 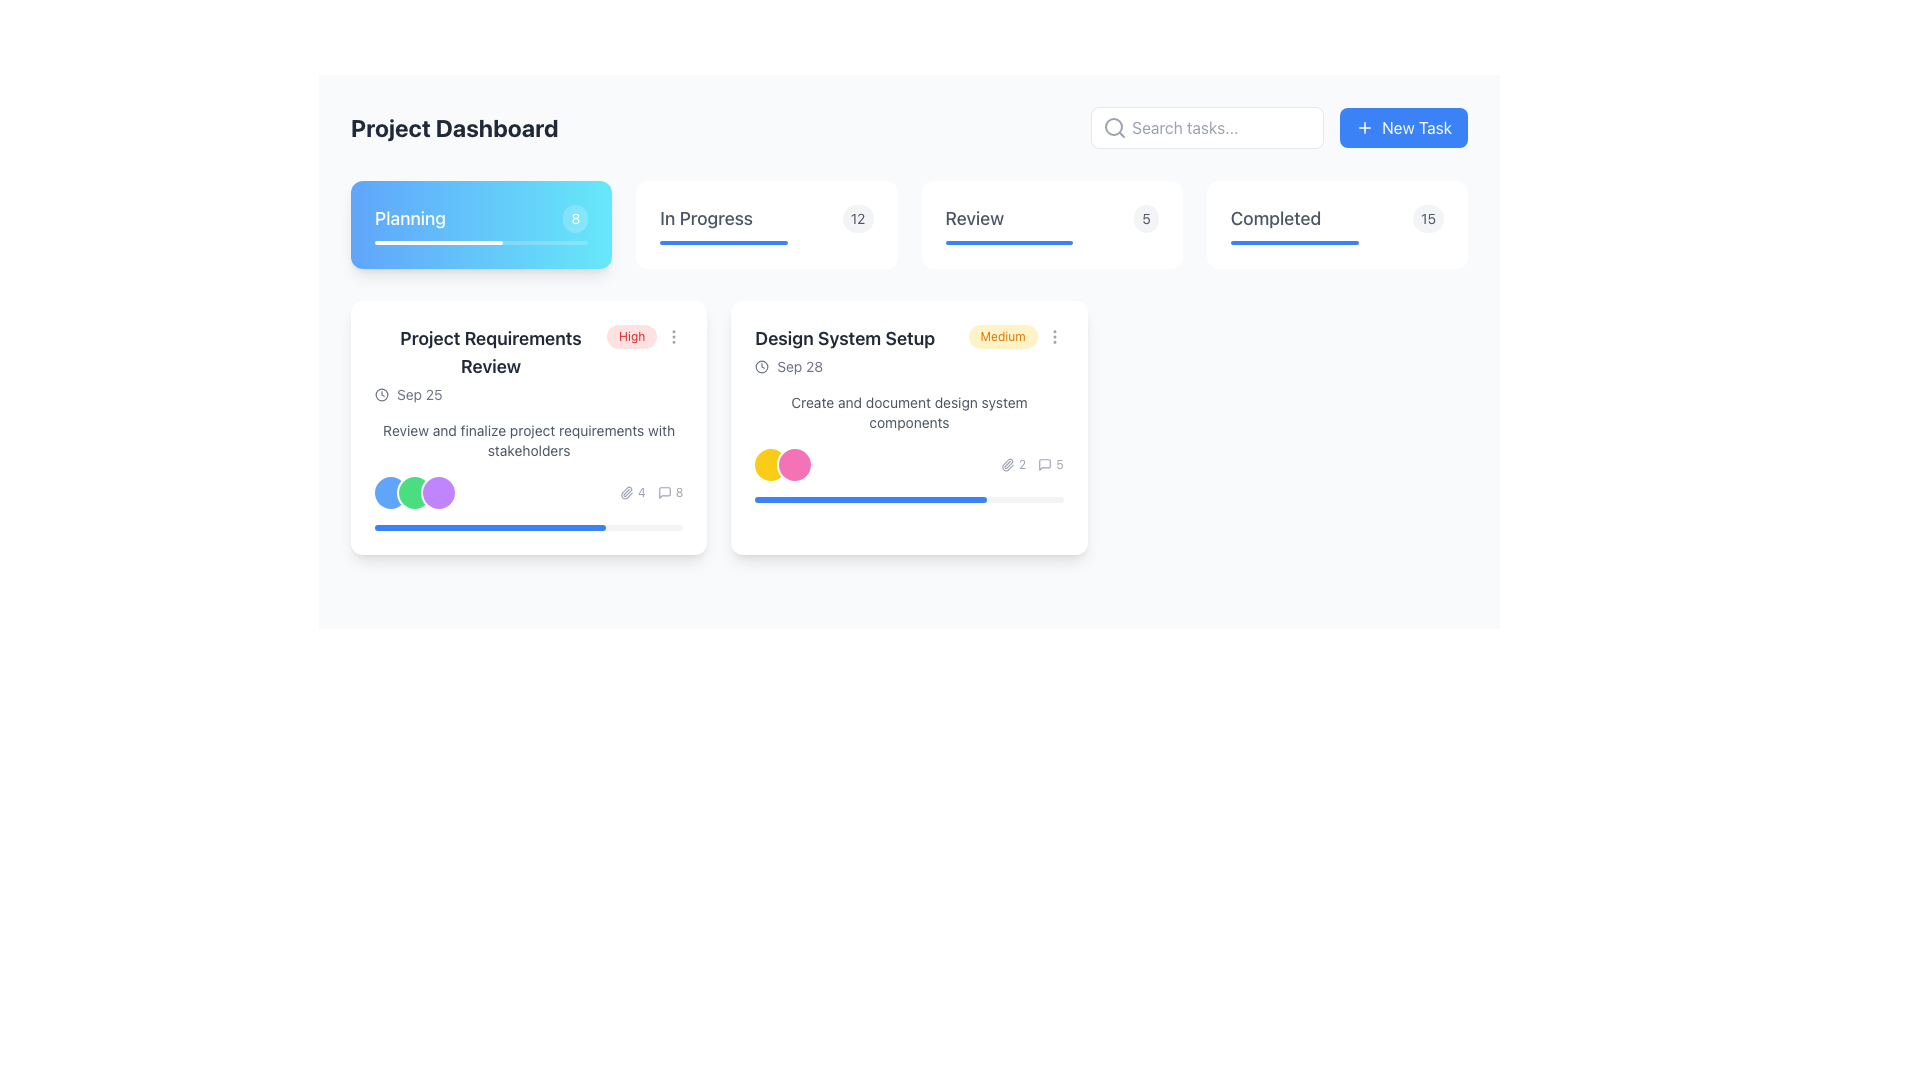 I want to click on the text label displaying 'Planning' which is styled with a brighter color on a gradient blue background, located within a blue-bordered widget on the dashboard interface, so click(x=409, y=219).